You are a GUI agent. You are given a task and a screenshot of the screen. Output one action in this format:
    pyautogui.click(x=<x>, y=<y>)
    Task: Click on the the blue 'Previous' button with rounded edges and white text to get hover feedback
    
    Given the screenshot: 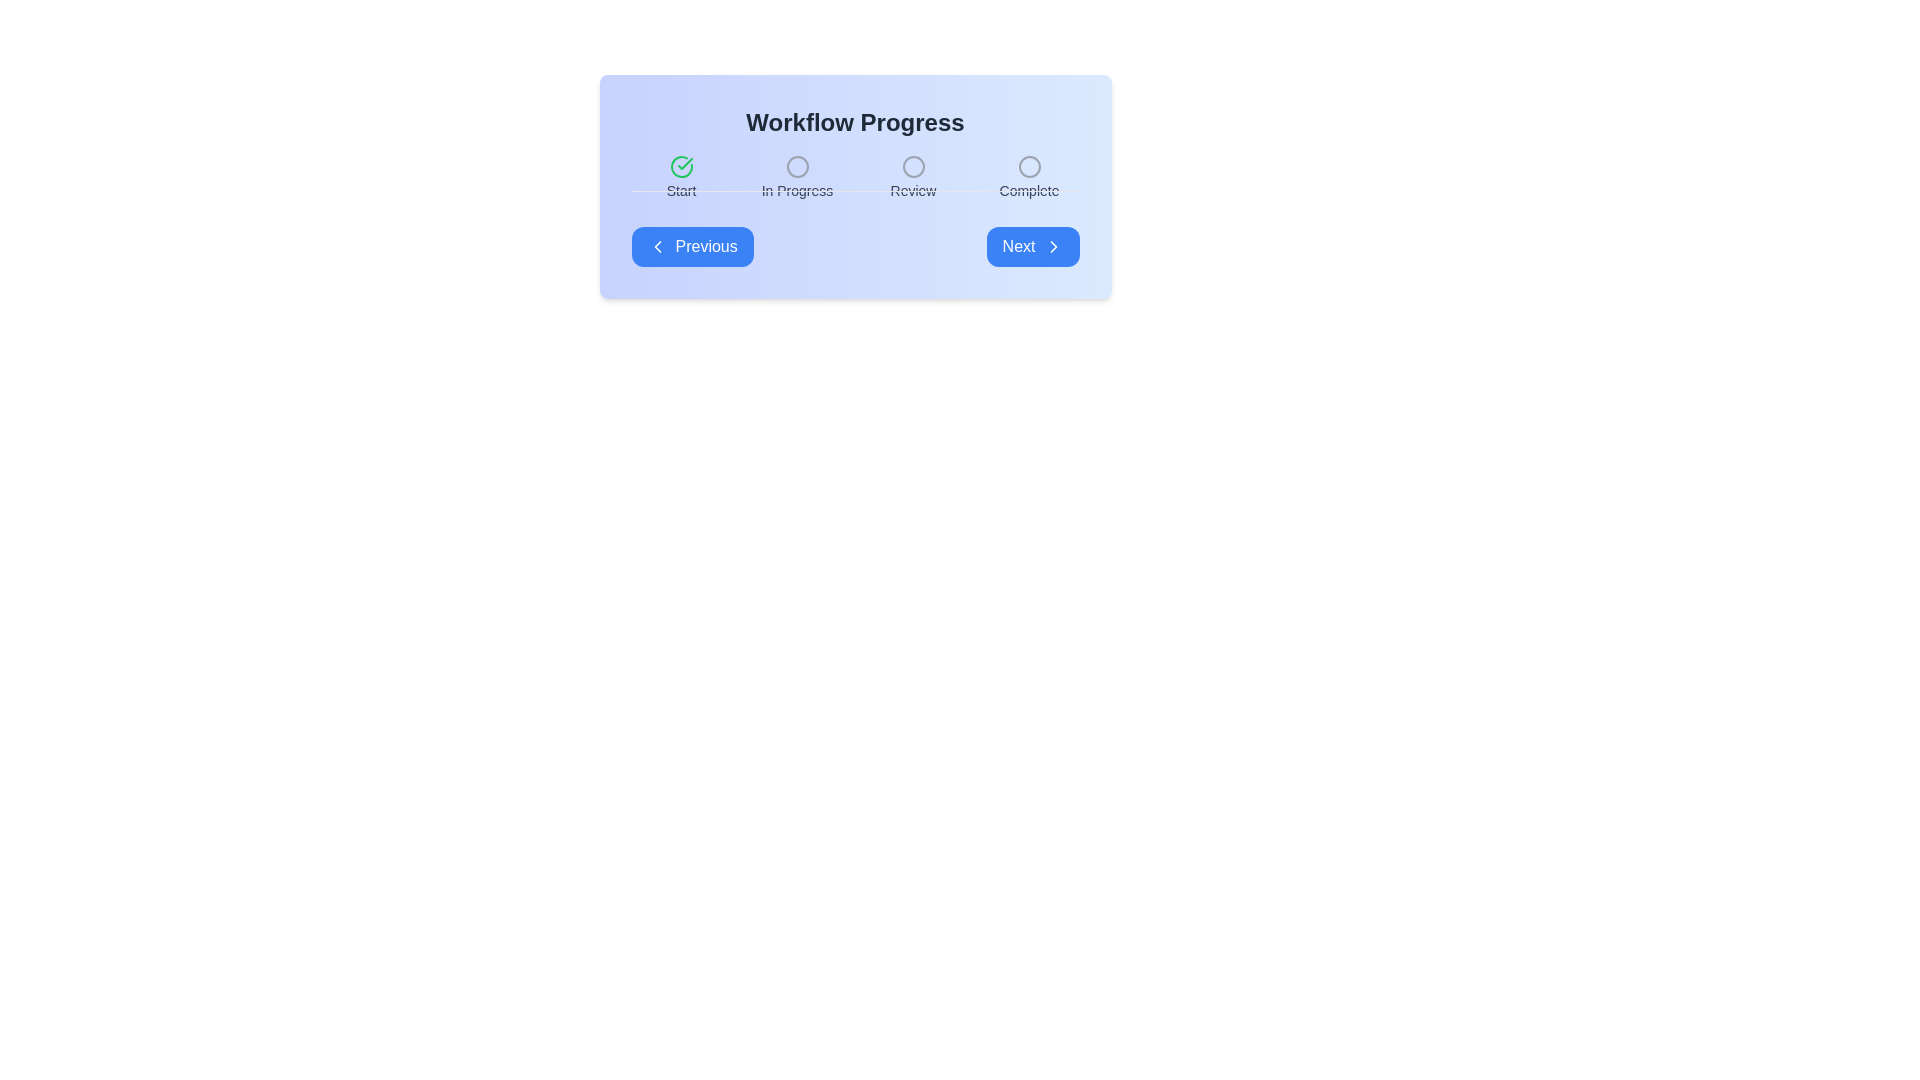 What is the action you would take?
    pyautogui.click(x=692, y=245)
    